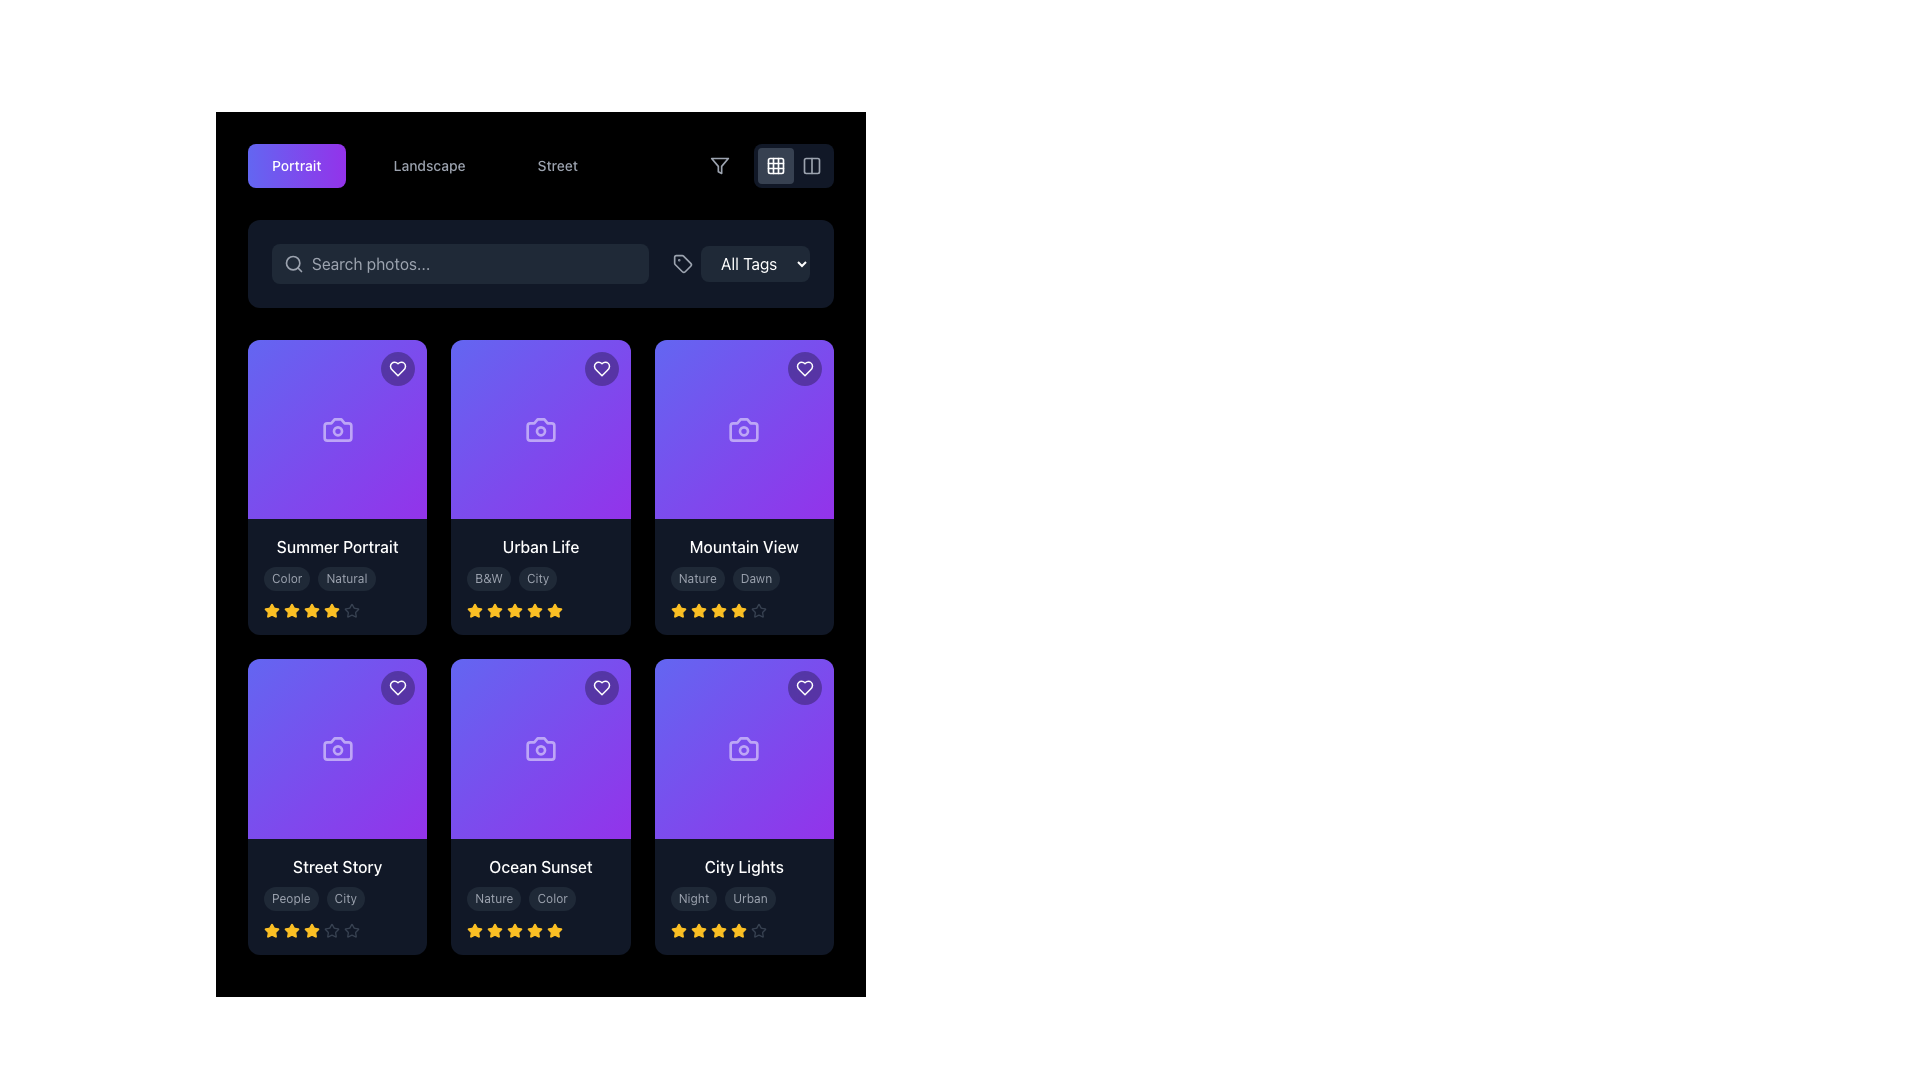 The width and height of the screenshot is (1920, 1080). I want to click on the third star in the 5-point rating system for the 'Ocean Sunset' card, so click(495, 930).